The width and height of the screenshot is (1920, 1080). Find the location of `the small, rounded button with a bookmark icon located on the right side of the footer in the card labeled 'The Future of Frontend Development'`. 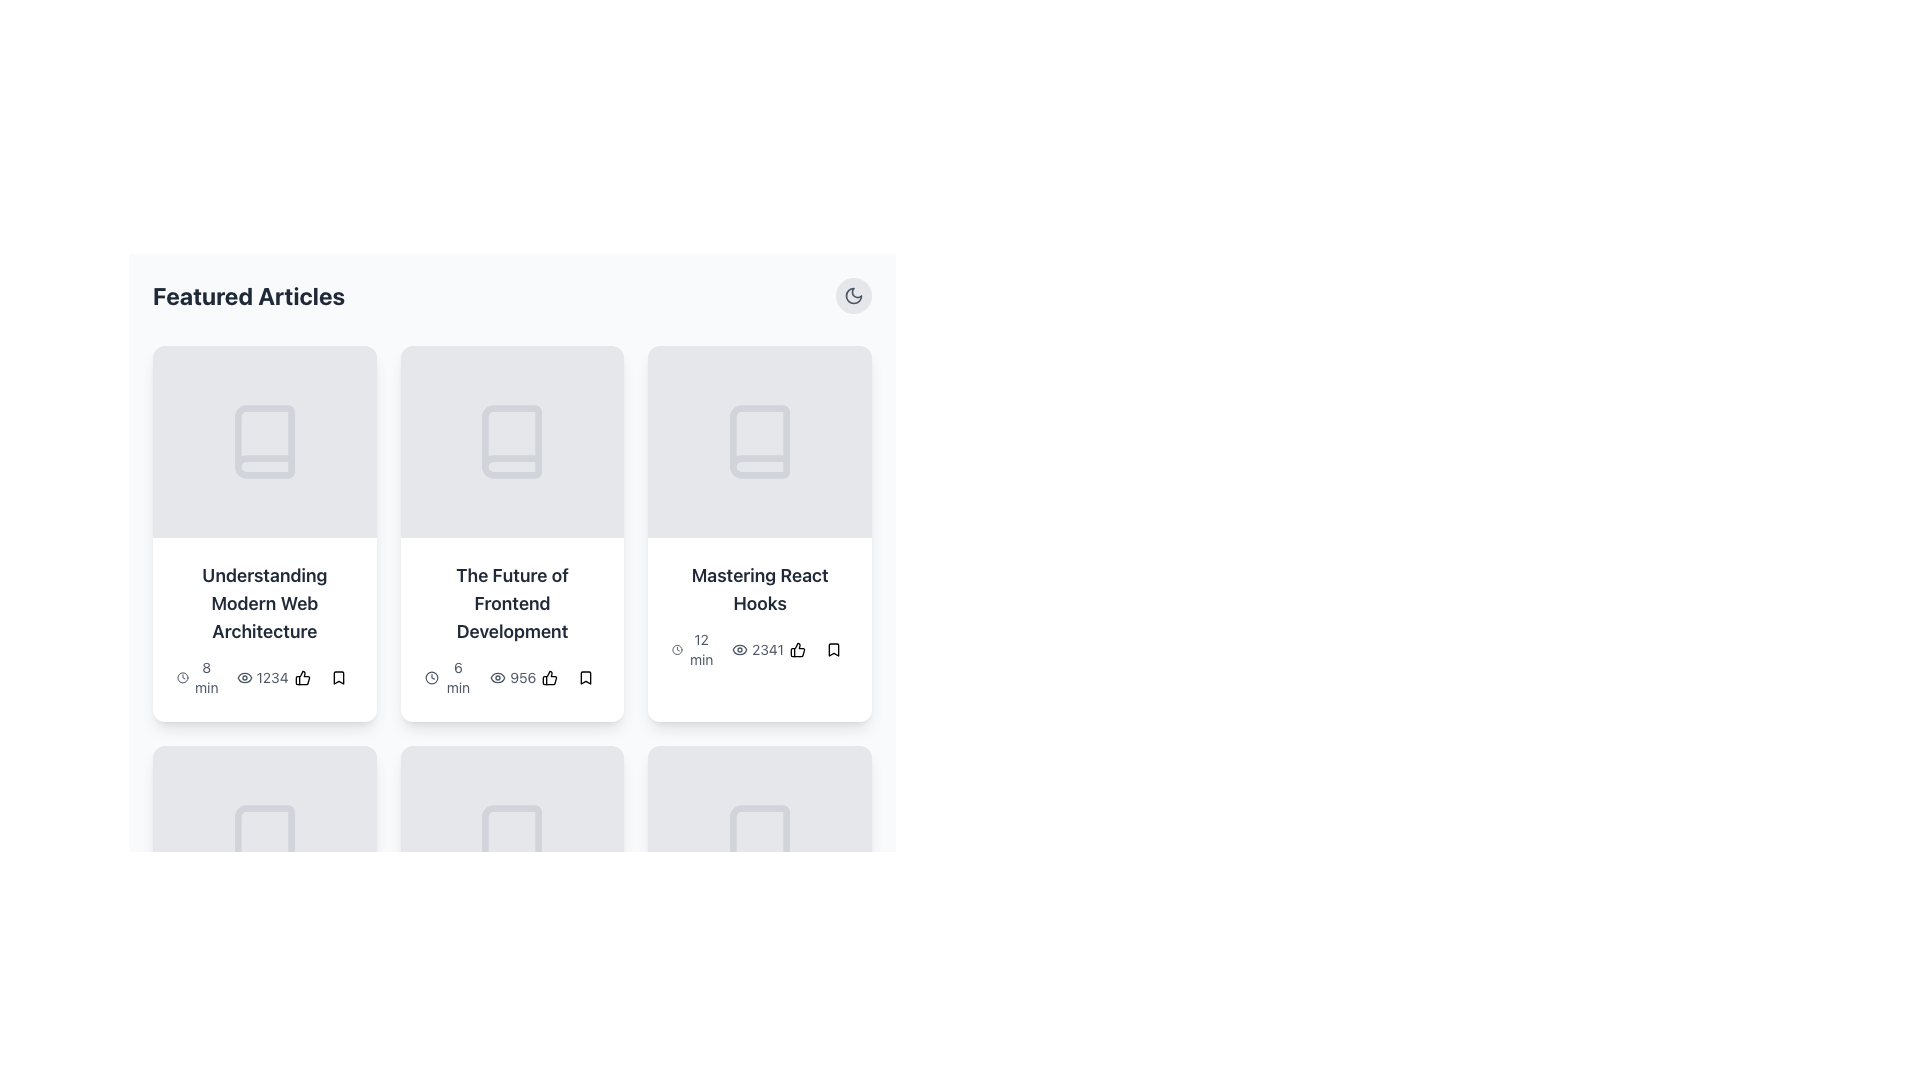

the small, rounded button with a bookmark icon located on the right side of the footer in the card labeled 'The Future of Frontend Development' is located at coordinates (584, 677).